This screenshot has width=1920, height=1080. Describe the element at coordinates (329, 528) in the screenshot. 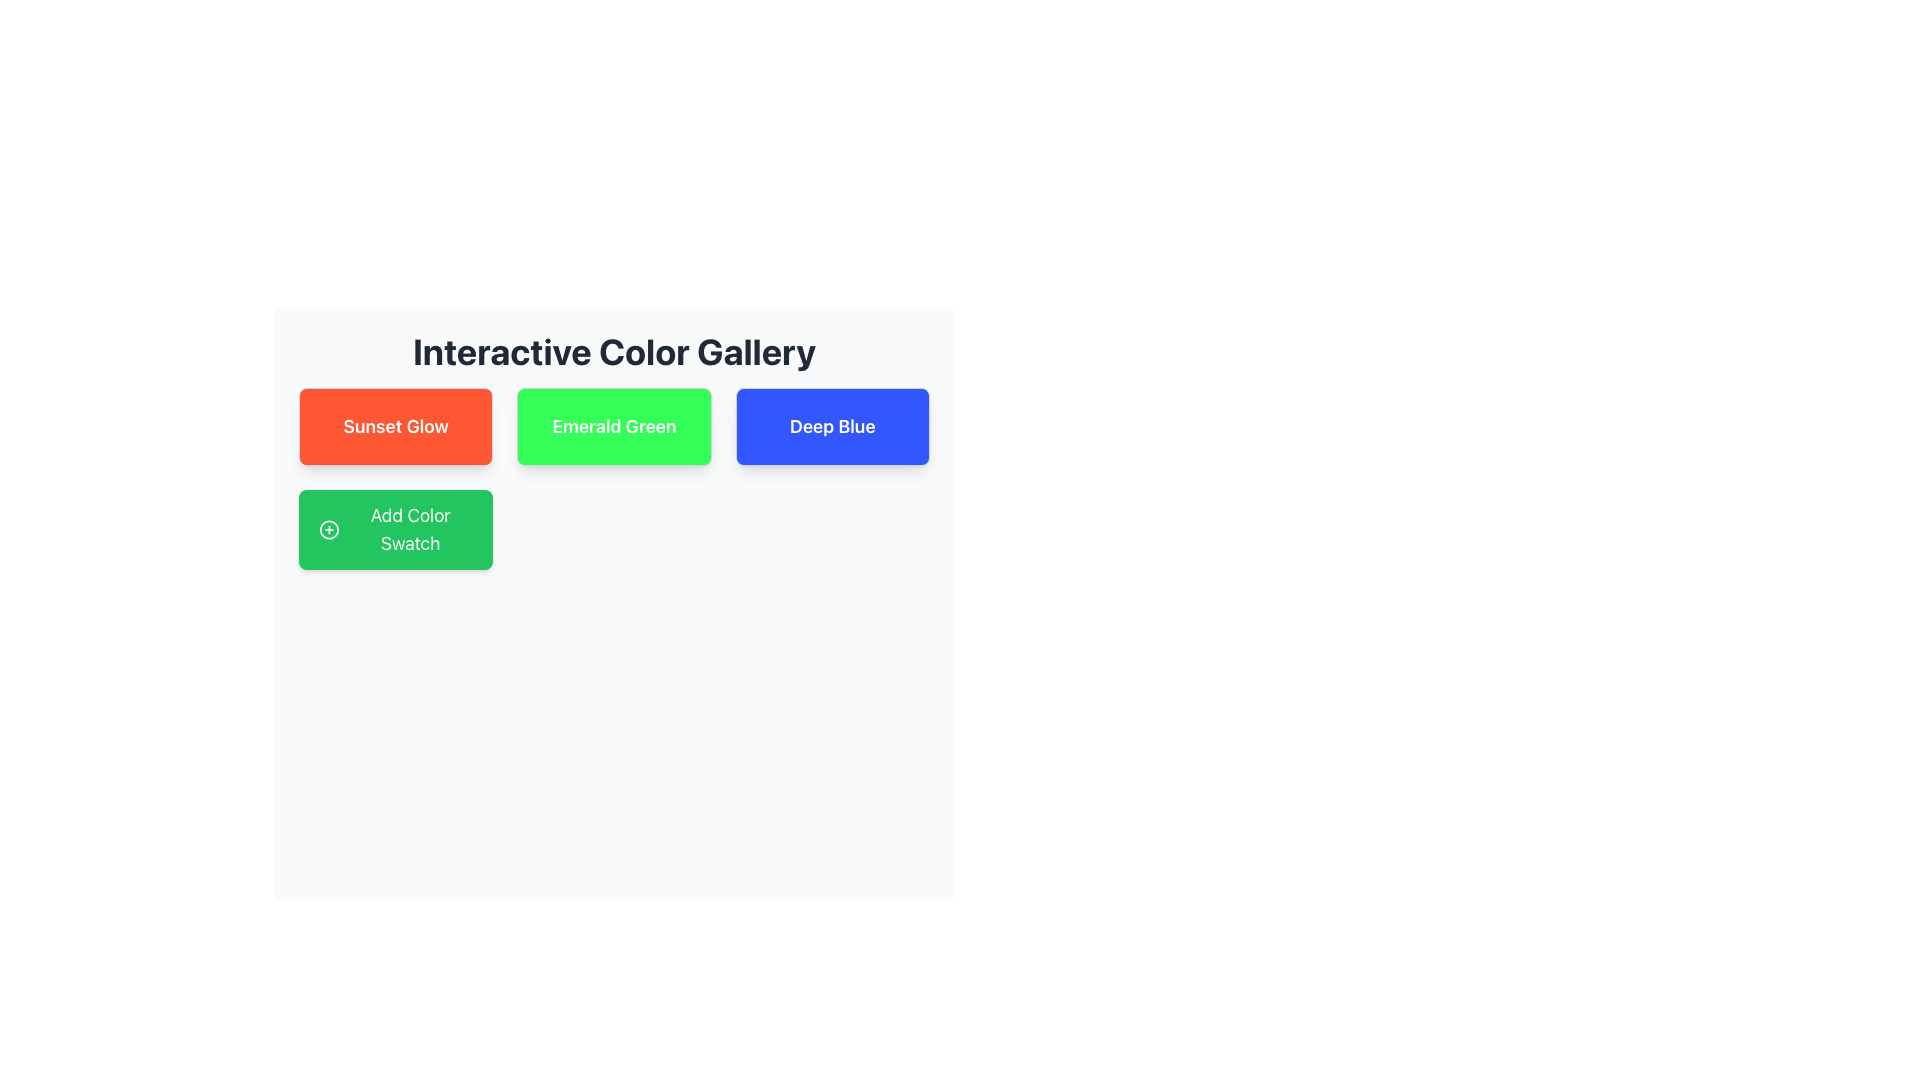

I see `the decorative circle graphic element within the 'Add Color Swatch' button, indicating the capability` at that location.